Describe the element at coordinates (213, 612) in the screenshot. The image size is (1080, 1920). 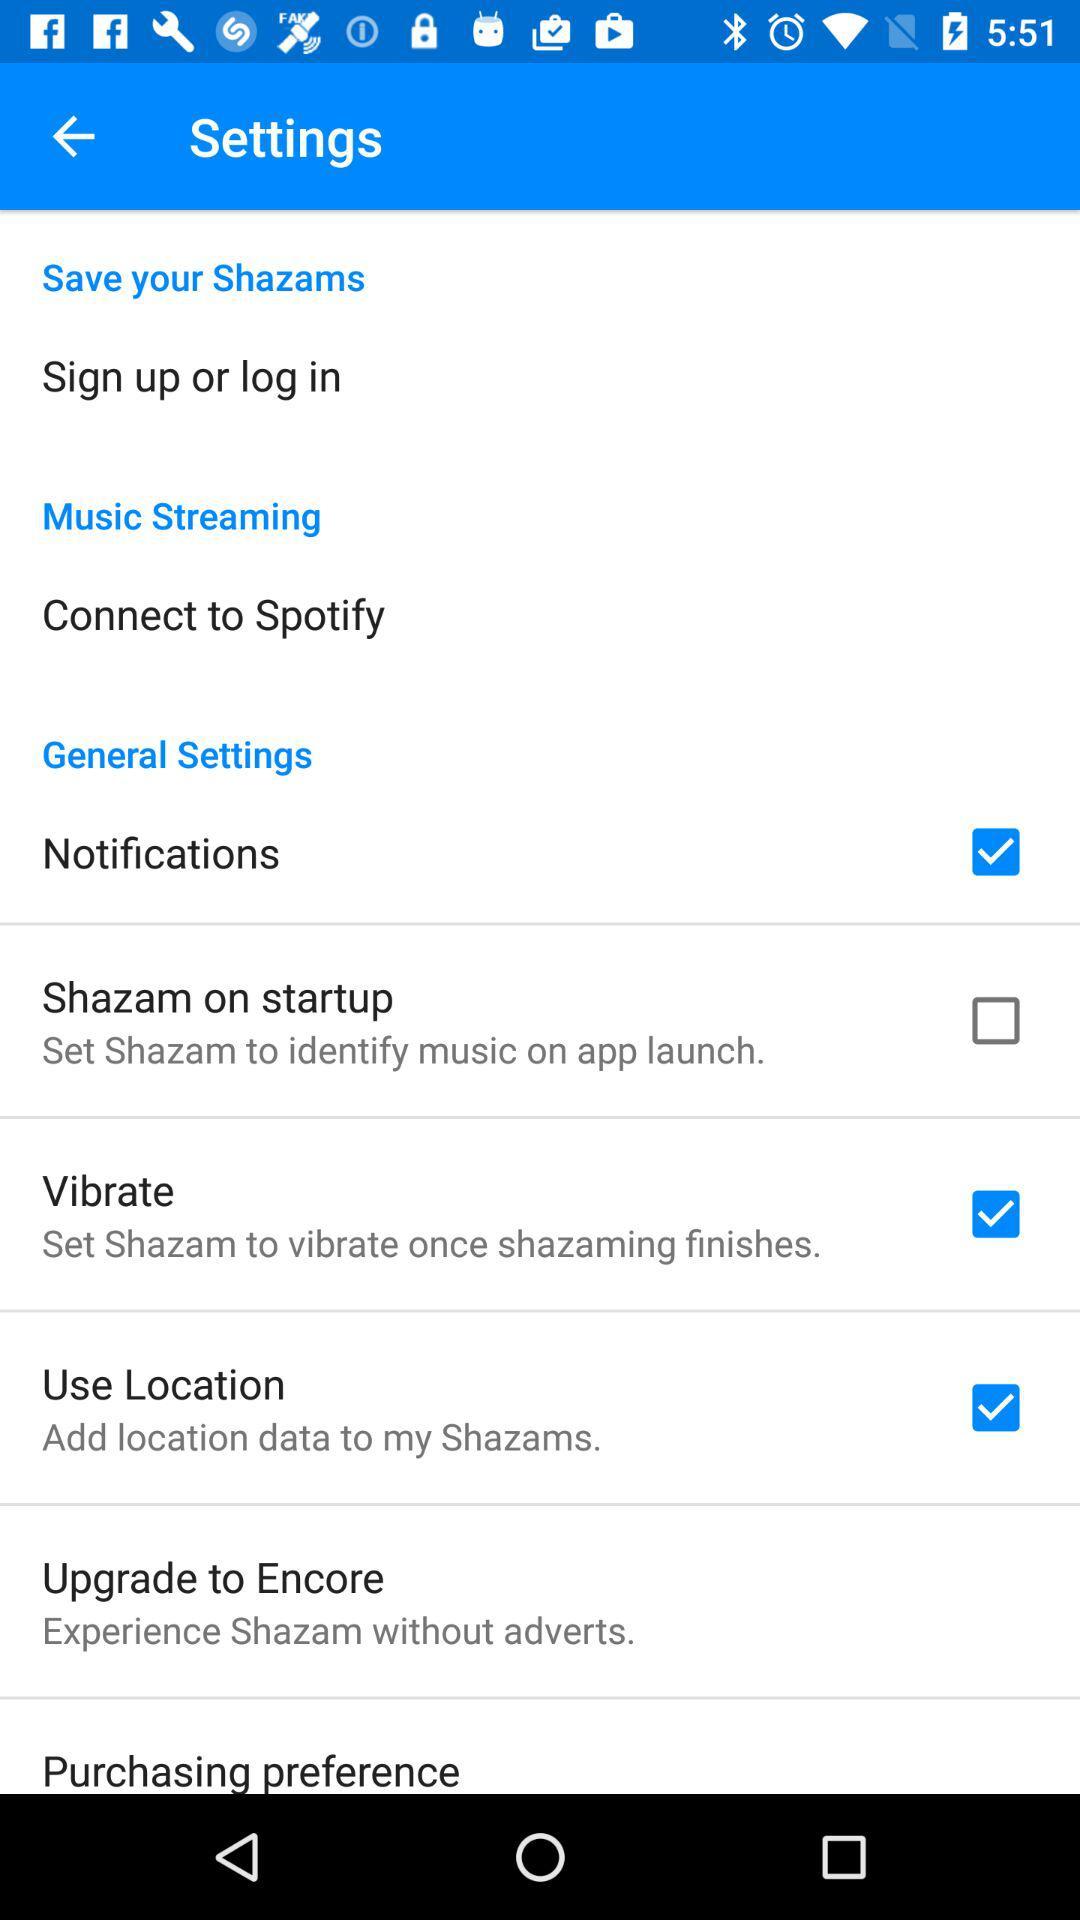
I see `the item above the general settings icon` at that location.